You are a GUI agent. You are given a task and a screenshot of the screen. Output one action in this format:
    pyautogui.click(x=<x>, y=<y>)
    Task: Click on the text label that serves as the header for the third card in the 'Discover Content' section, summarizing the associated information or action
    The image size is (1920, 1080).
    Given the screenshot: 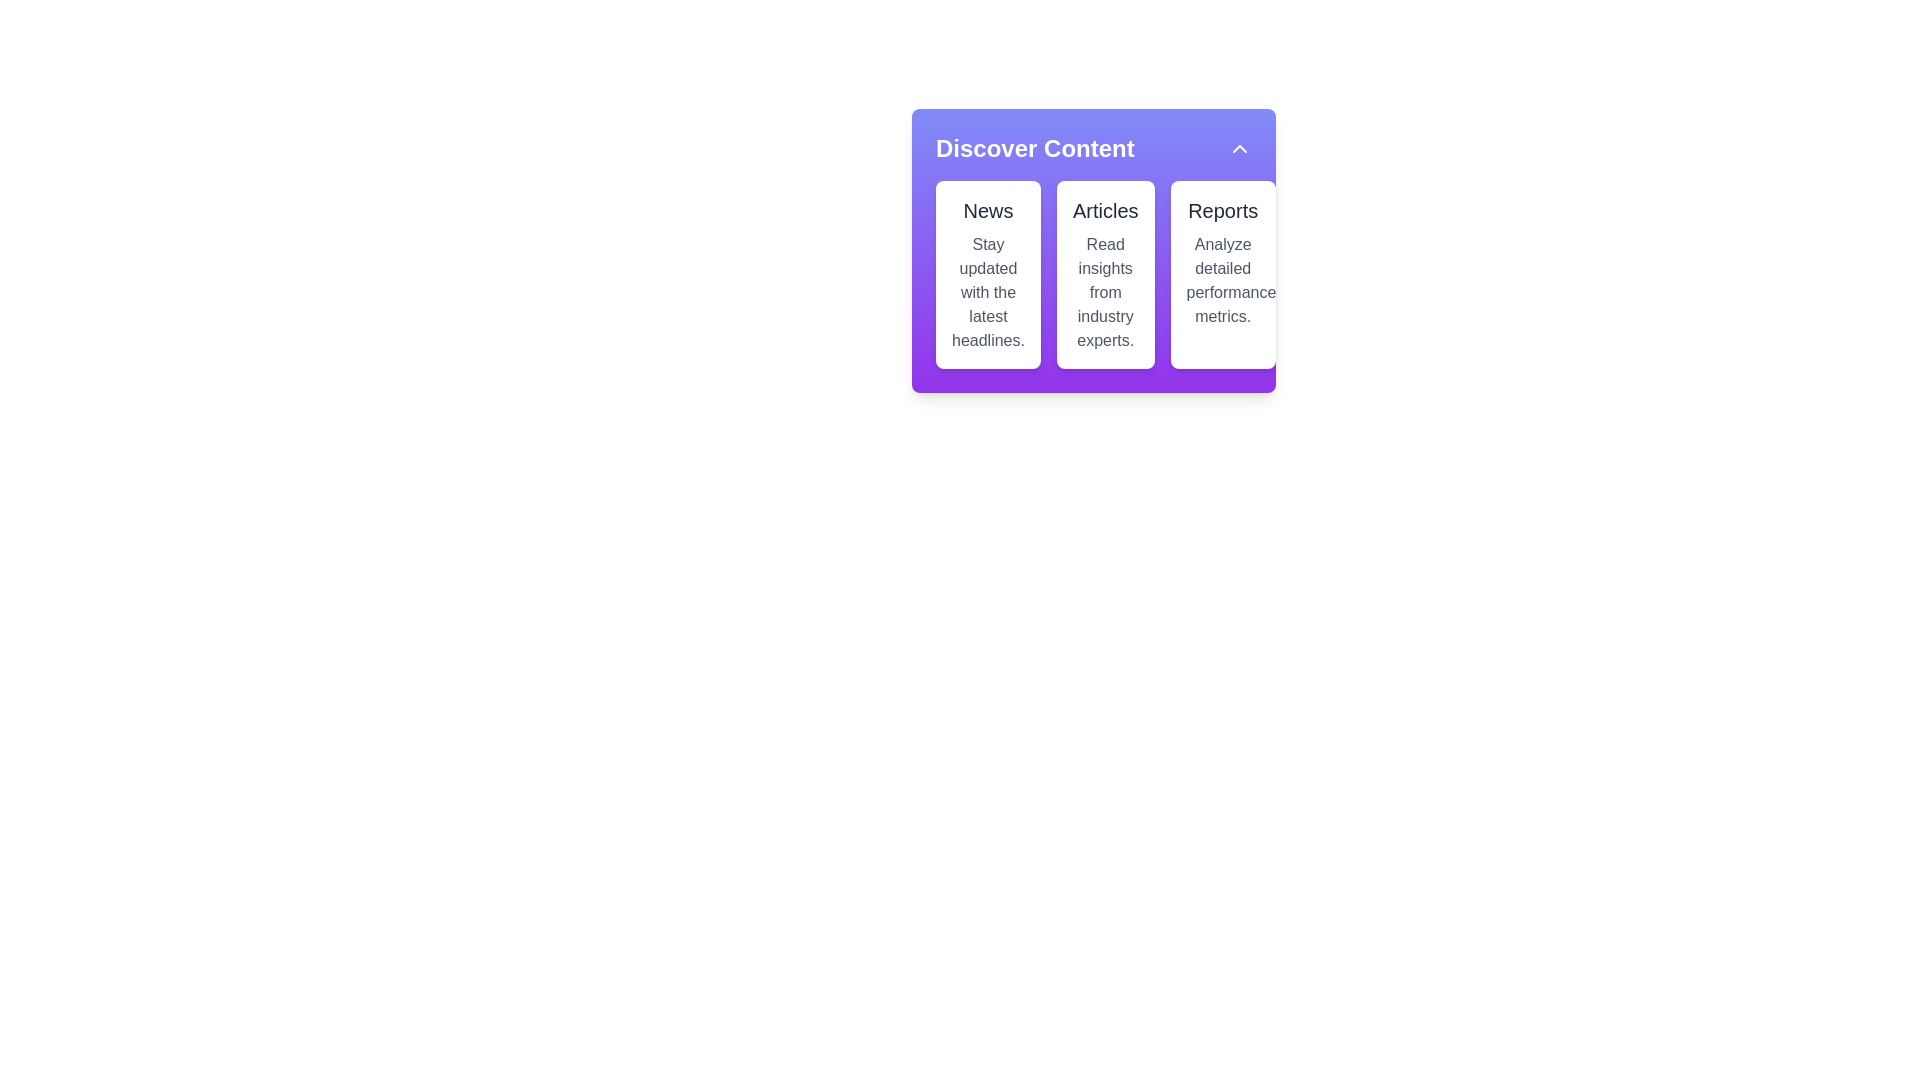 What is the action you would take?
    pyautogui.click(x=1222, y=211)
    